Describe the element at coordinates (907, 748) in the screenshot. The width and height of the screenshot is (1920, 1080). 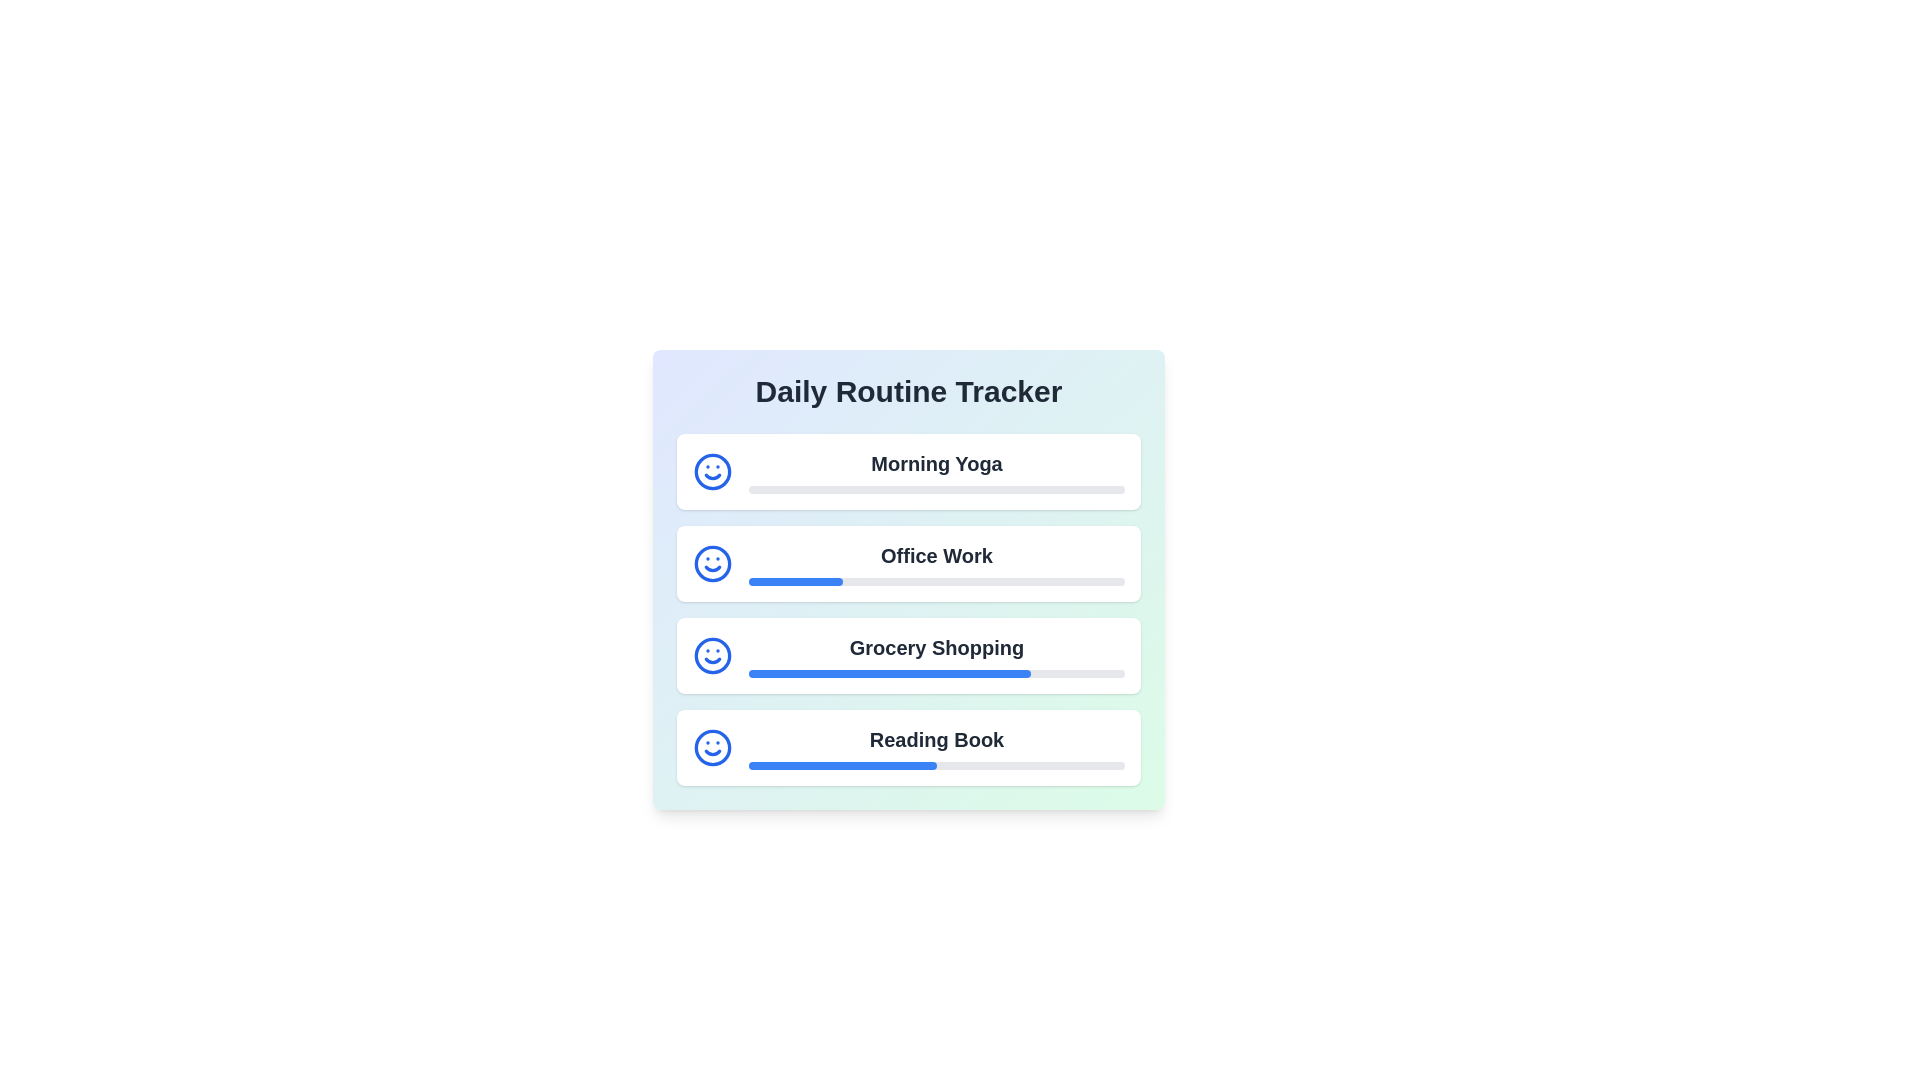
I see `the routine item Reading Book to see additional information` at that location.